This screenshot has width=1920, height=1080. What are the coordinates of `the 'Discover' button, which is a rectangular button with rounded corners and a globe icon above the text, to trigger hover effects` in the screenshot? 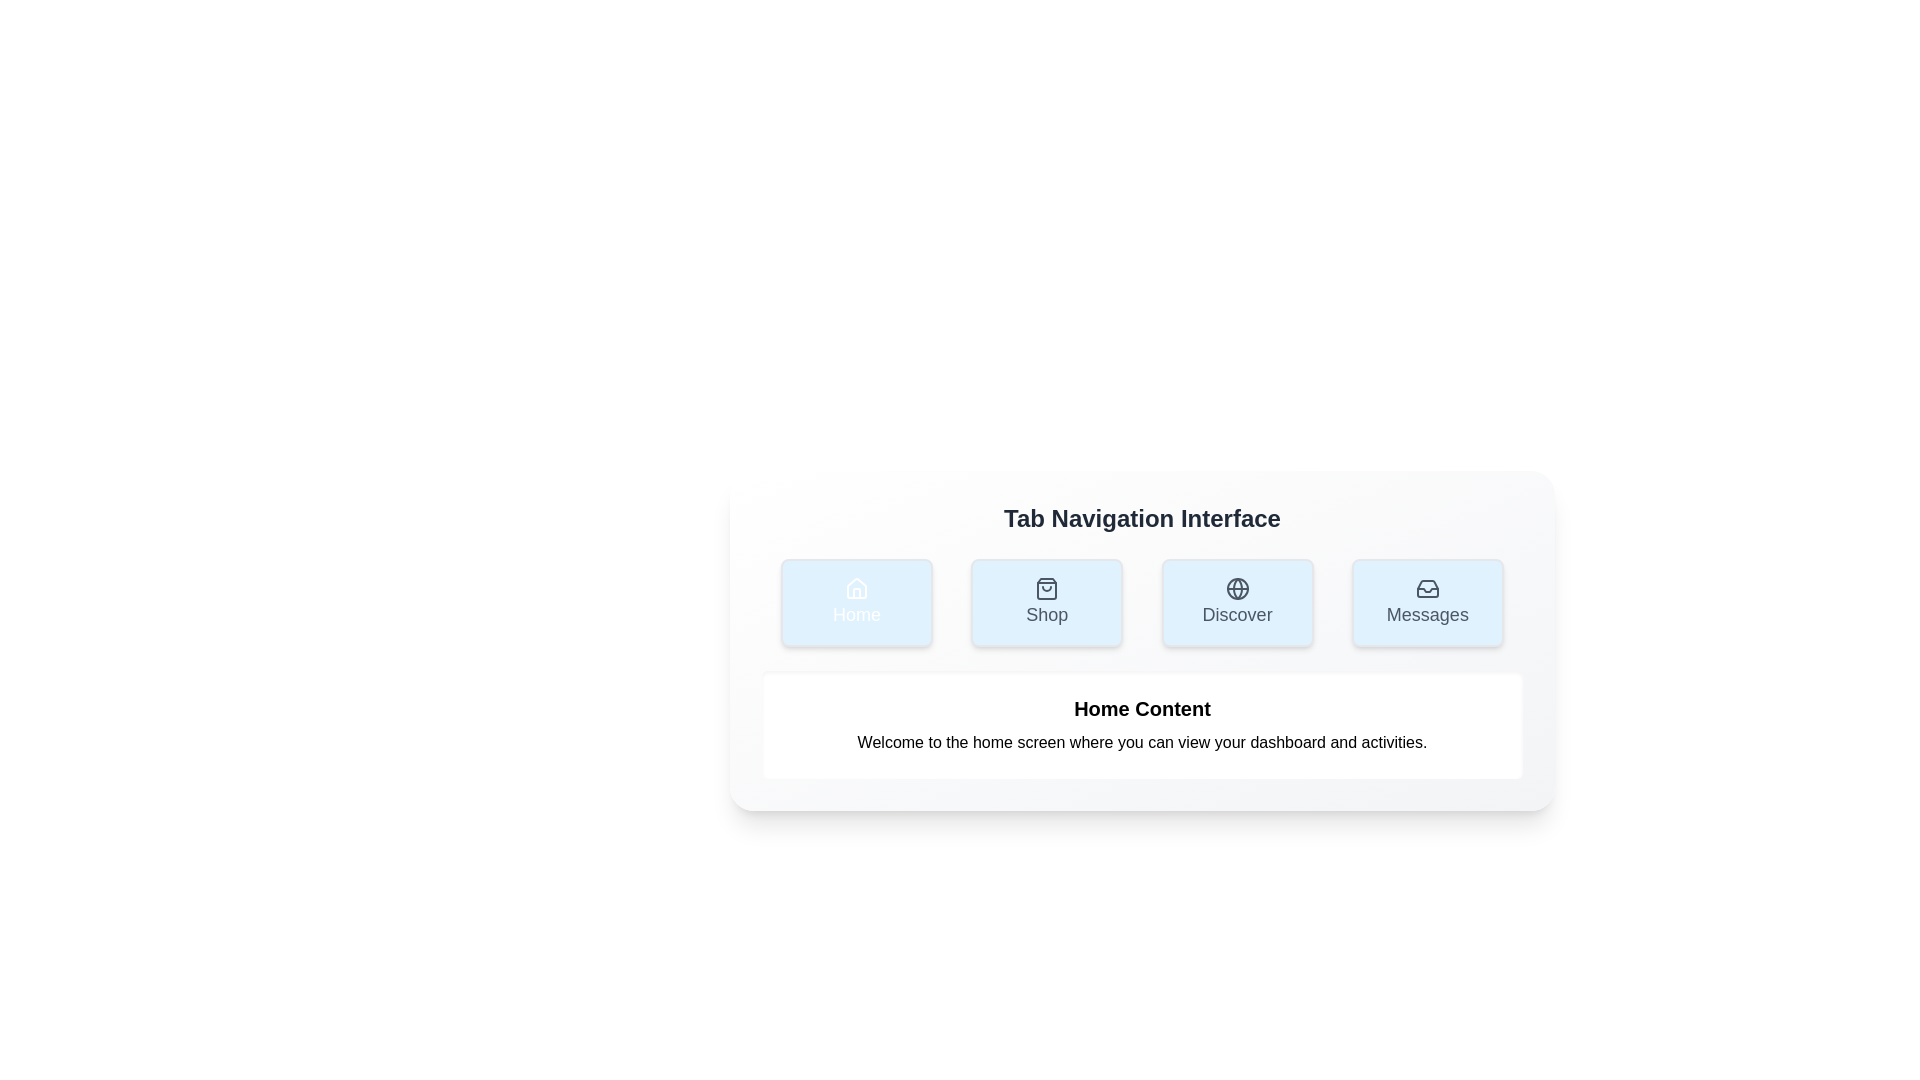 It's located at (1236, 601).